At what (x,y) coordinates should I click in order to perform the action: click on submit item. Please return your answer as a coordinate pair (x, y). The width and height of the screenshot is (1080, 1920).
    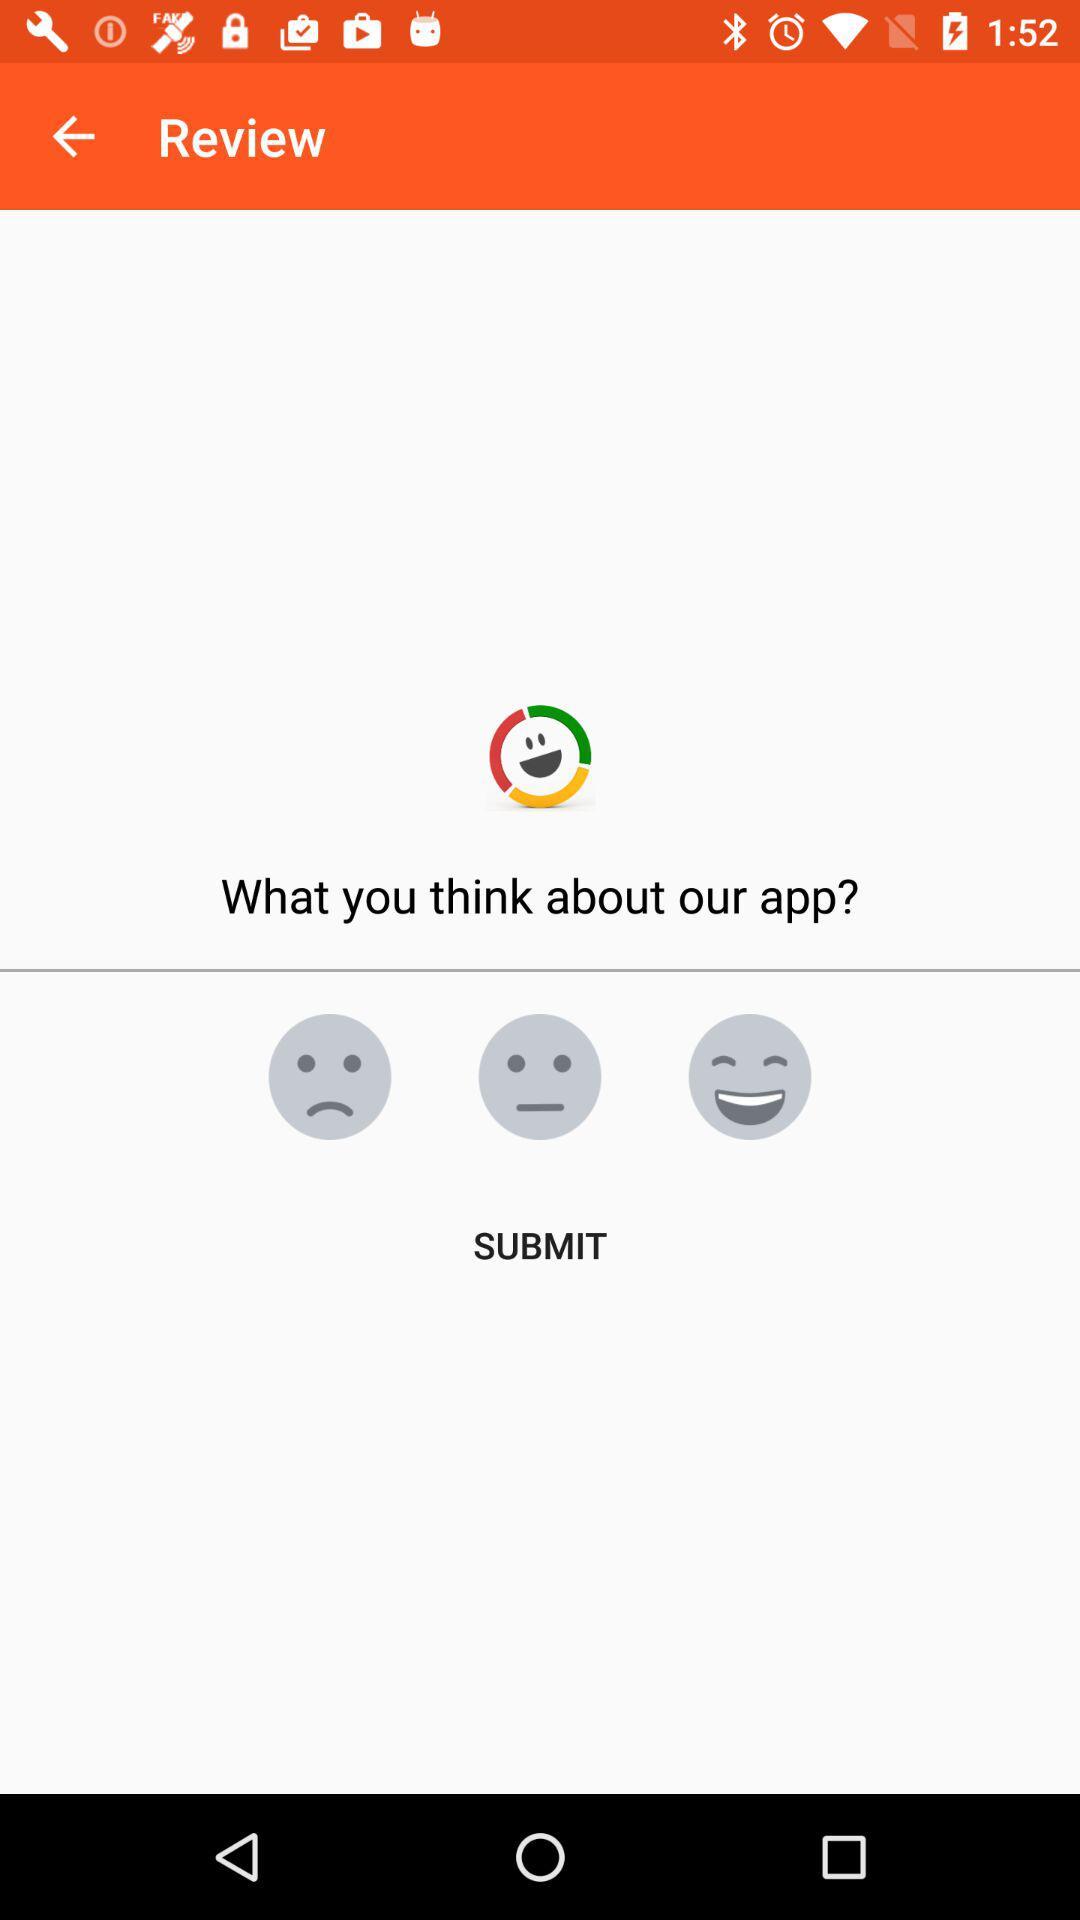
    Looking at the image, I should click on (540, 1243).